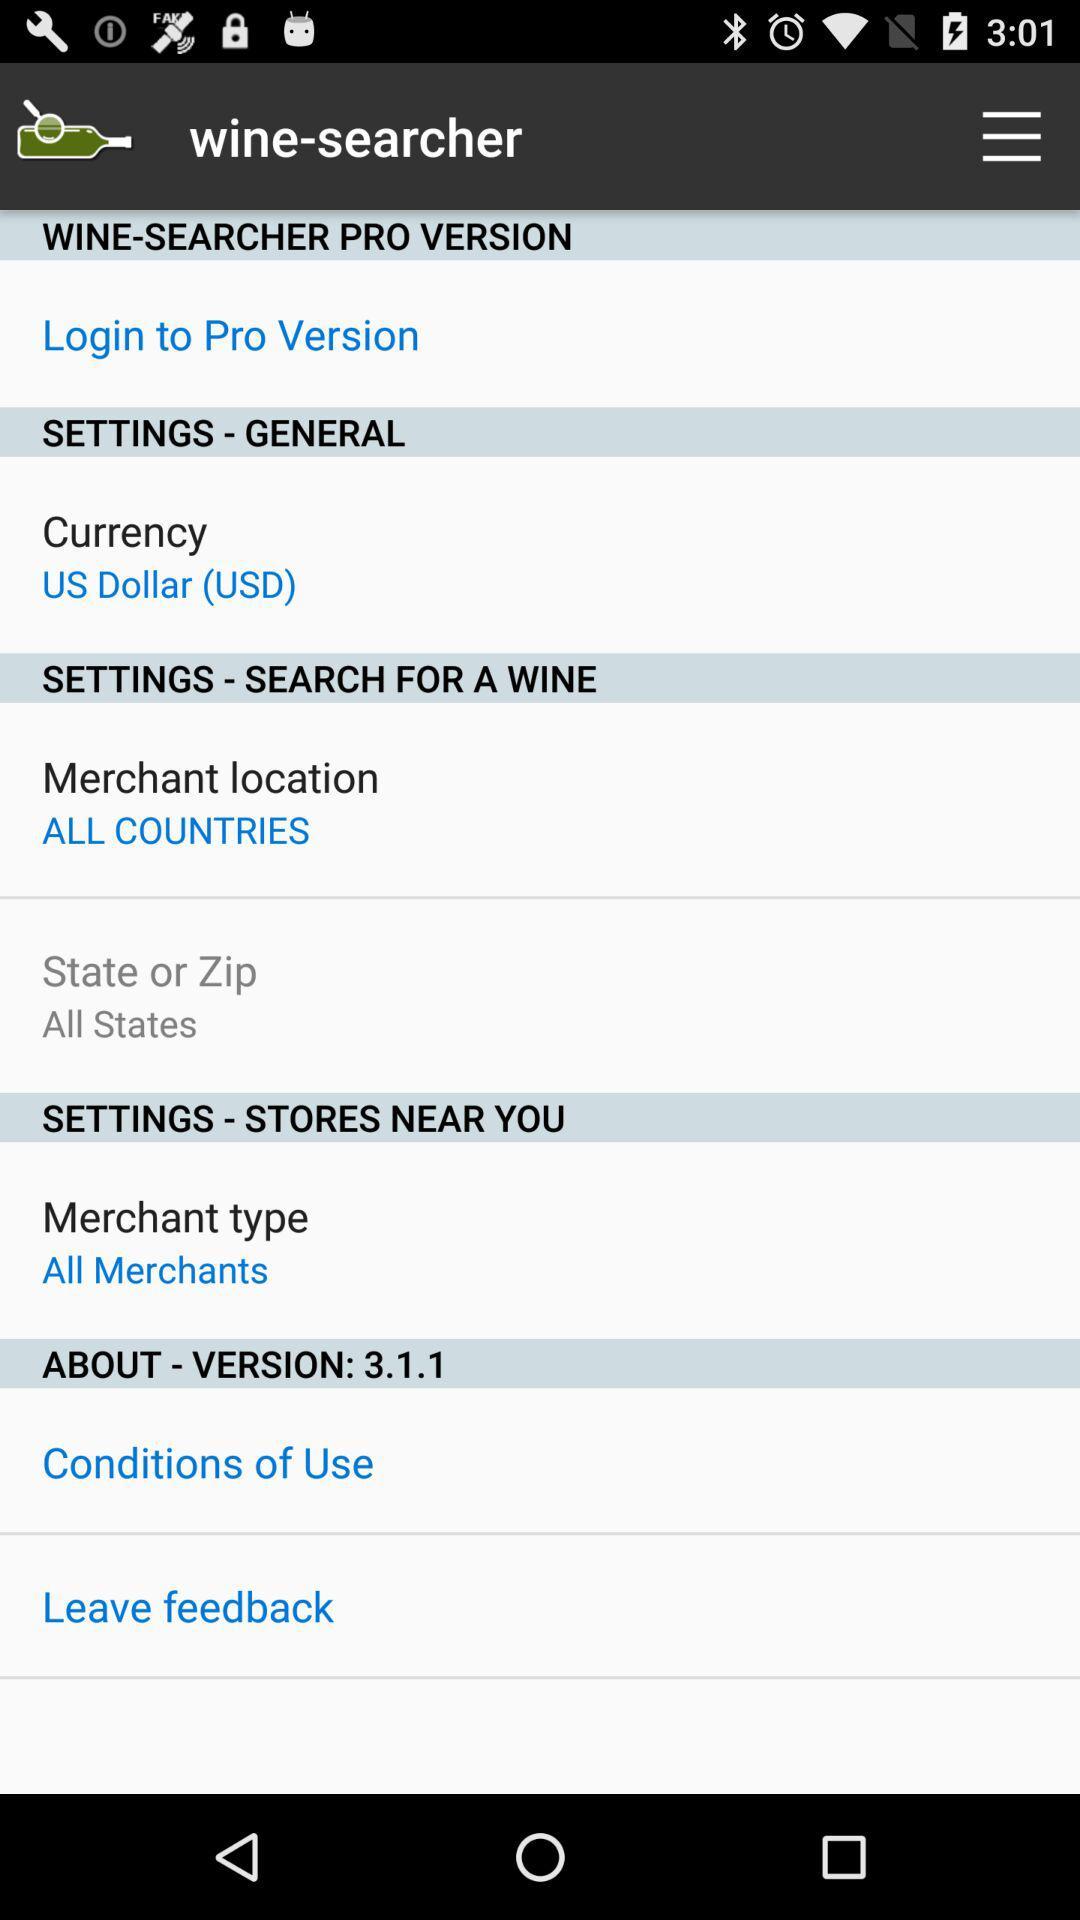 This screenshot has height=1920, width=1080. What do you see at coordinates (148, 969) in the screenshot?
I see `the state or zip` at bounding box center [148, 969].